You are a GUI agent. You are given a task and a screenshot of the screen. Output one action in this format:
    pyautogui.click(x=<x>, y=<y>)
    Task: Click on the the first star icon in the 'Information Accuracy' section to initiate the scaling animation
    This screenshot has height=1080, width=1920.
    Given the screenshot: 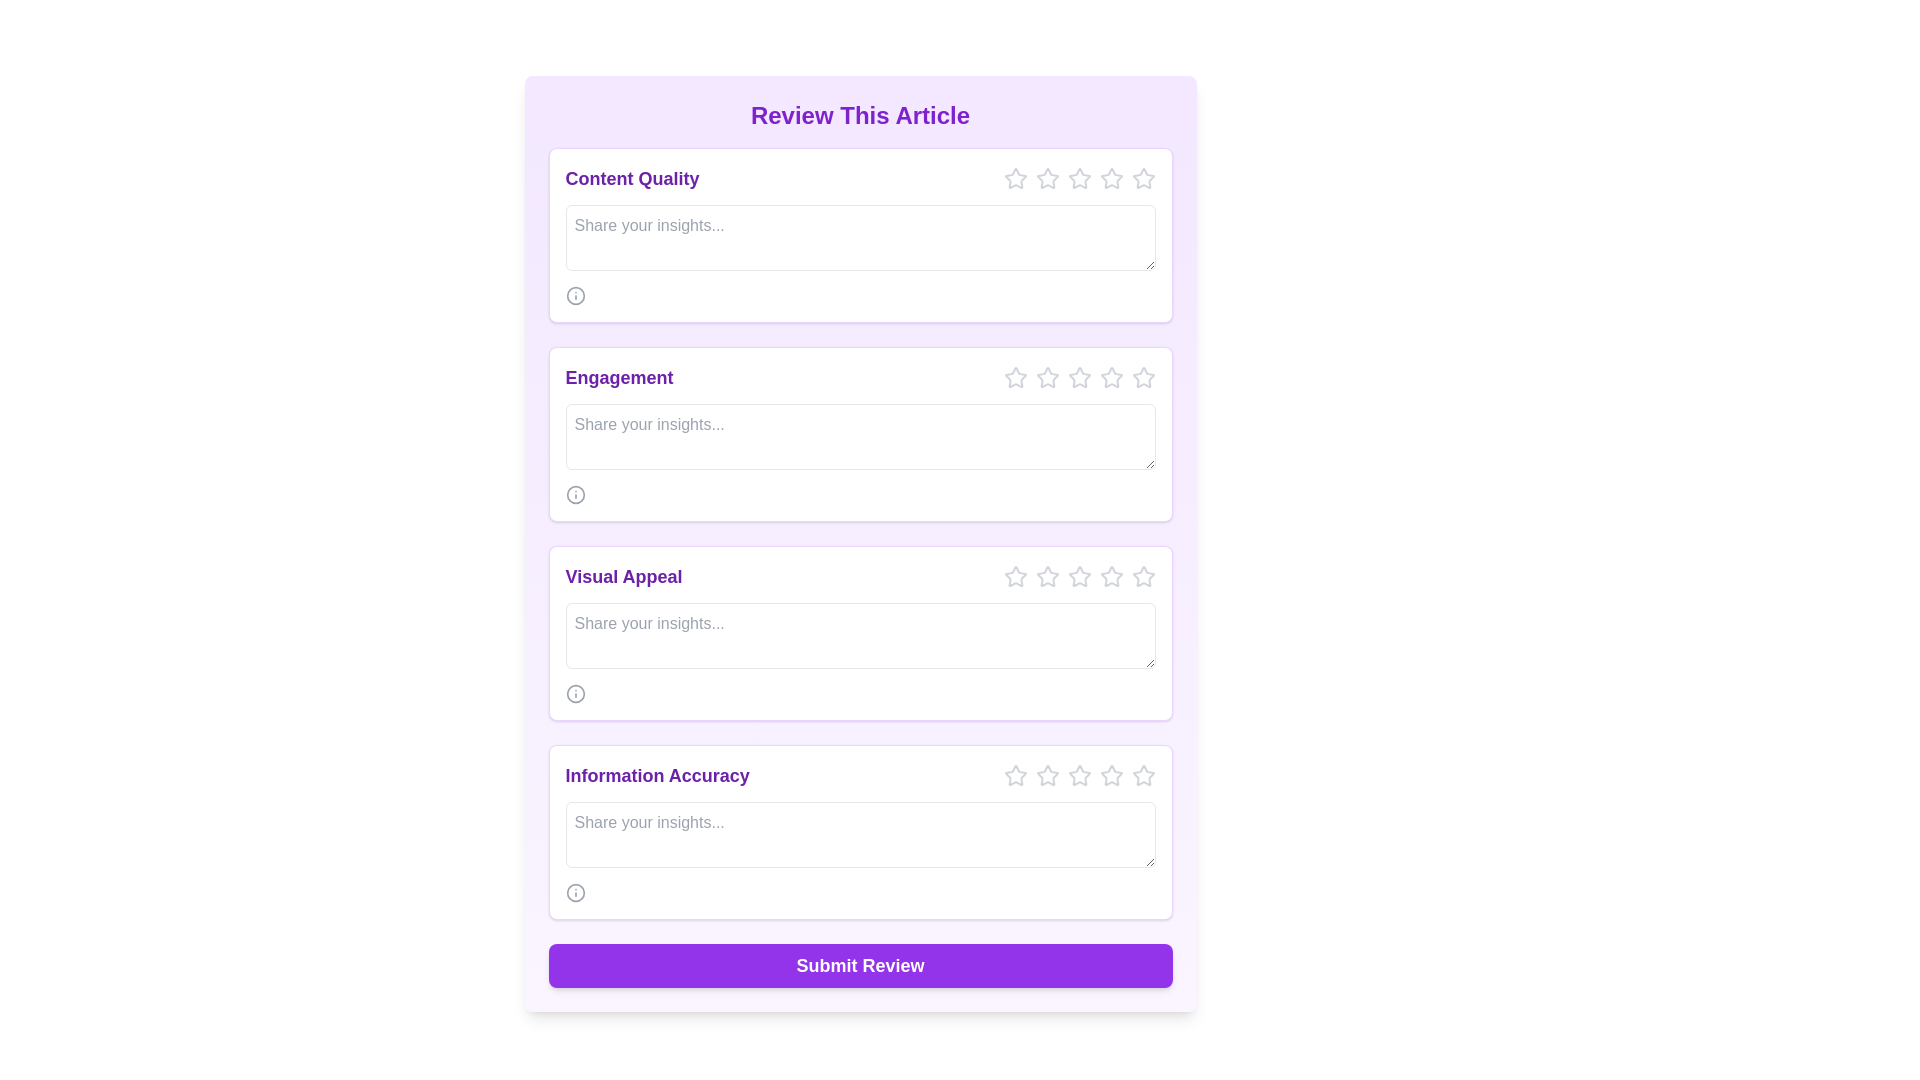 What is the action you would take?
    pyautogui.click(x=1015, y=774)
    